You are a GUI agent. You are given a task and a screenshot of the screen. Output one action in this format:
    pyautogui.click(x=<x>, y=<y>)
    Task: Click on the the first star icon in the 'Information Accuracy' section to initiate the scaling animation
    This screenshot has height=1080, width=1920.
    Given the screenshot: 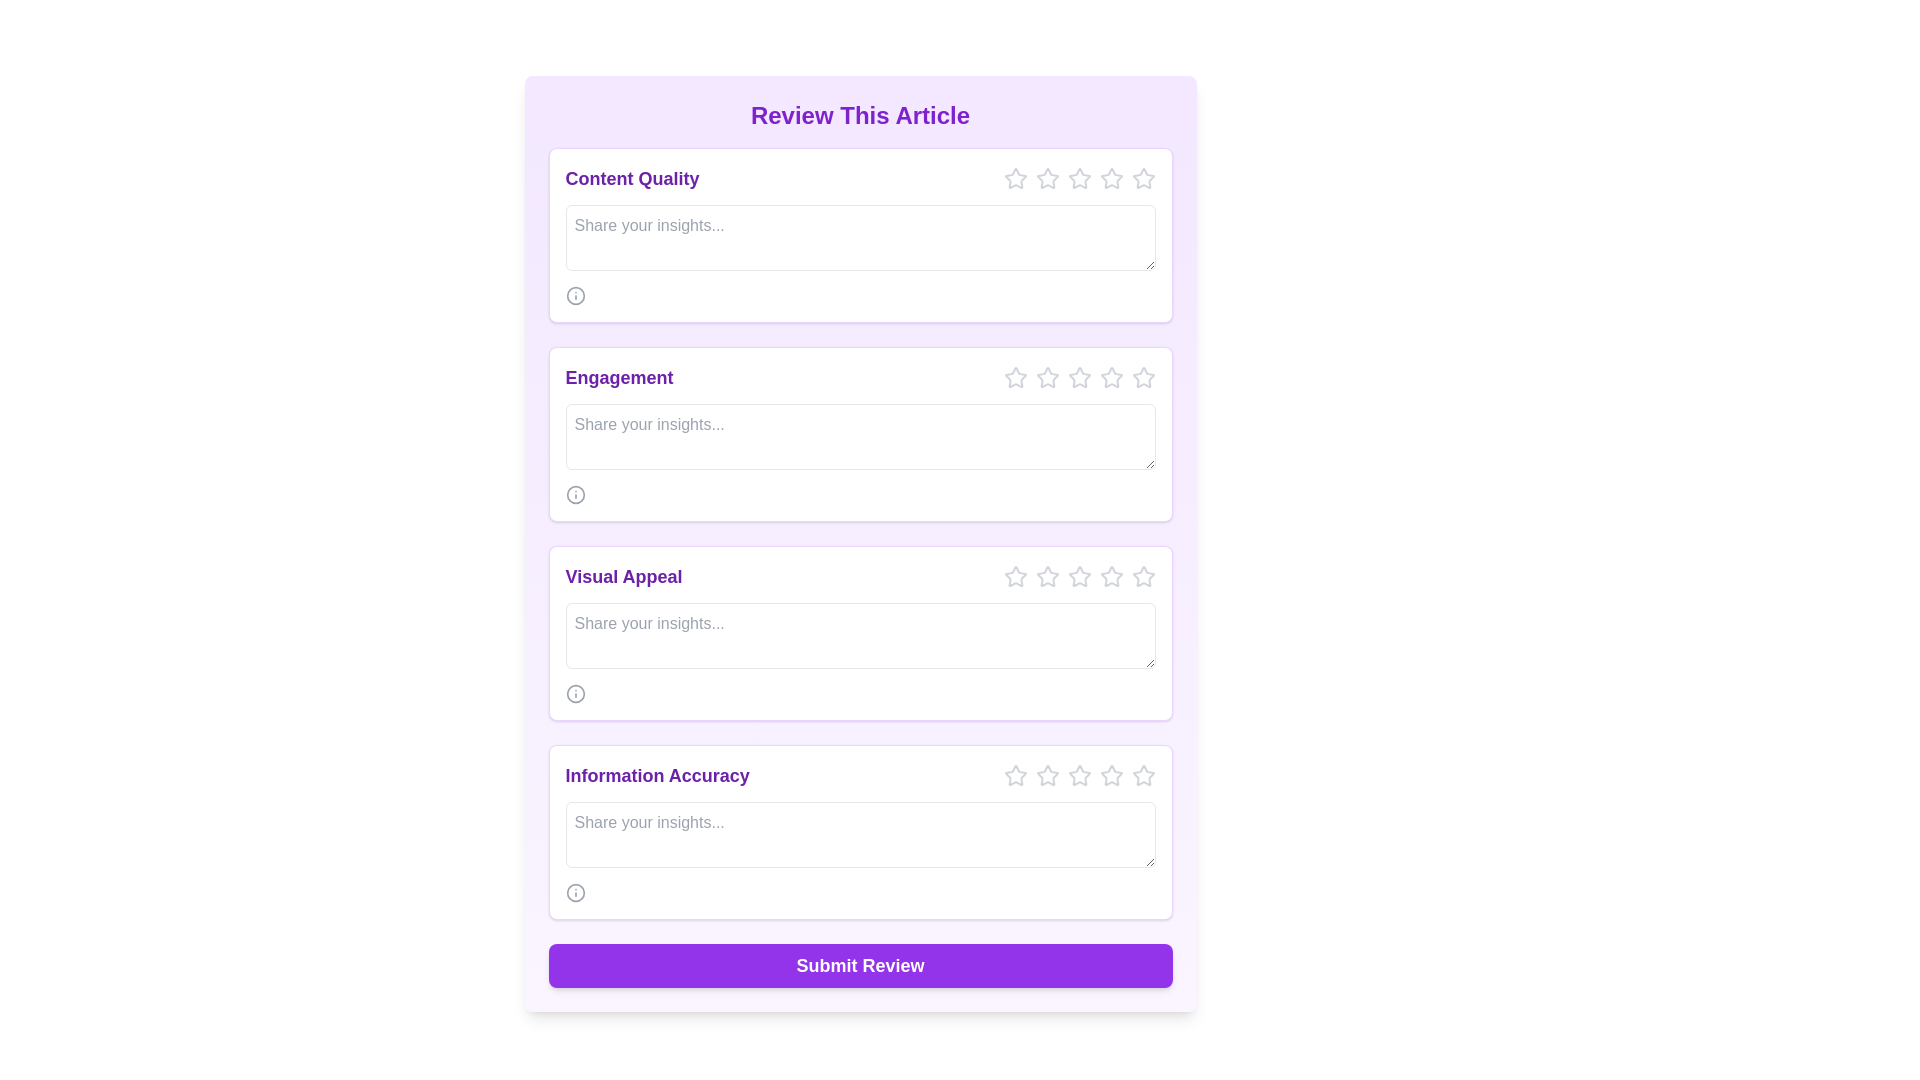 What is the action you would take?
    pyautogui.click(x=1015, y=774)
    